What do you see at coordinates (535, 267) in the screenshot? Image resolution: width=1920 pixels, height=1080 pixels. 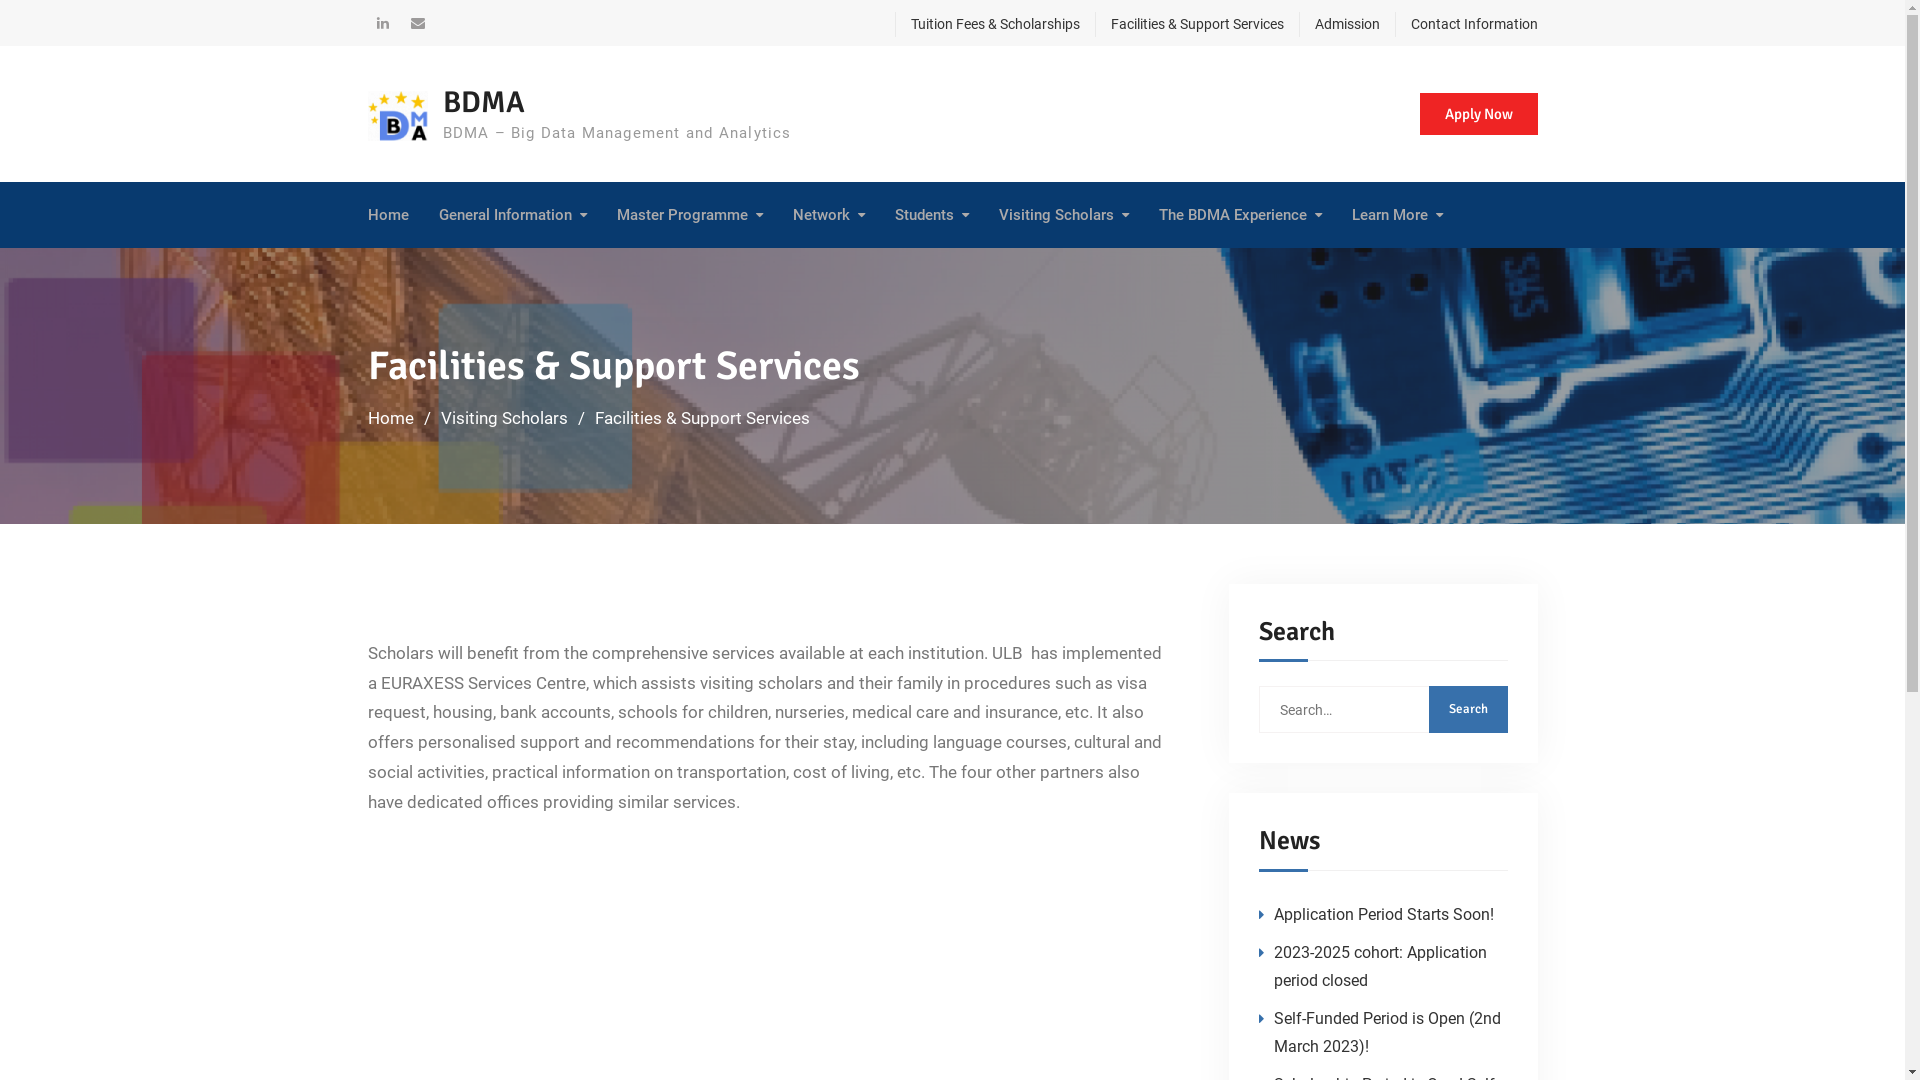 I see `'What Is Erasmus+?'` at bounding box center [535, 267].